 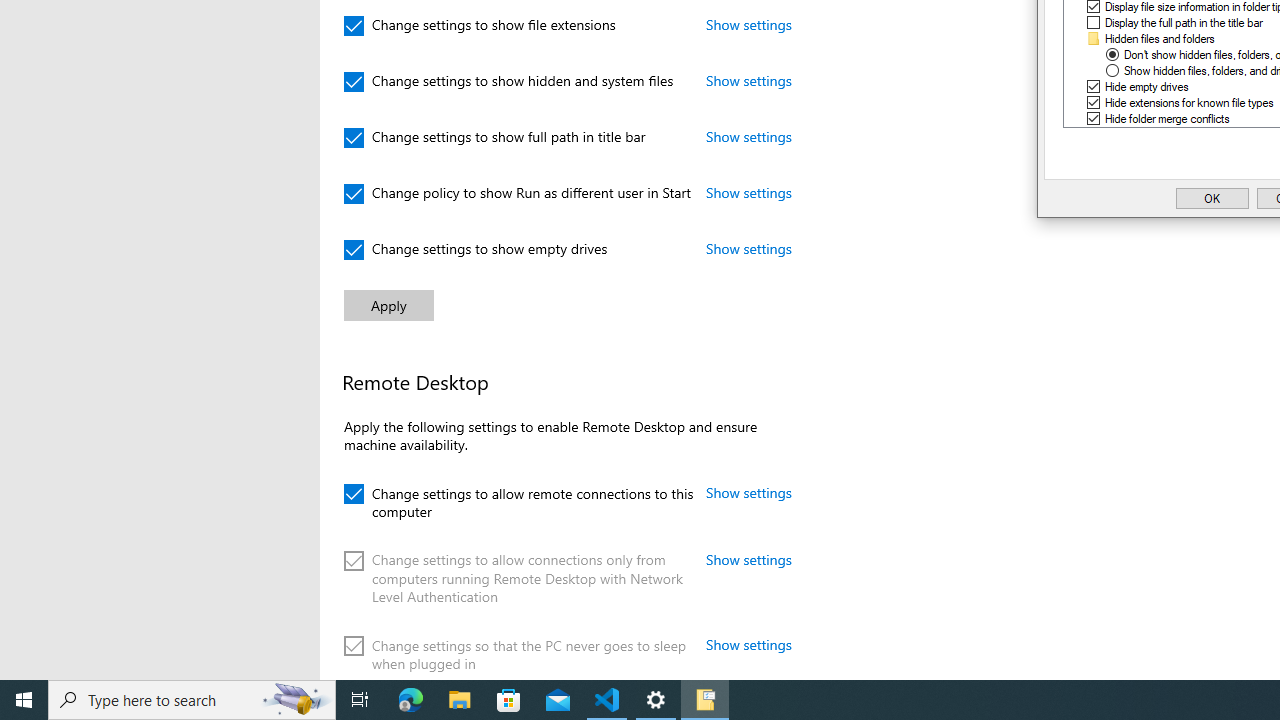 I want to click on 'Hidden files and folders', so click(x=1160, y=38).